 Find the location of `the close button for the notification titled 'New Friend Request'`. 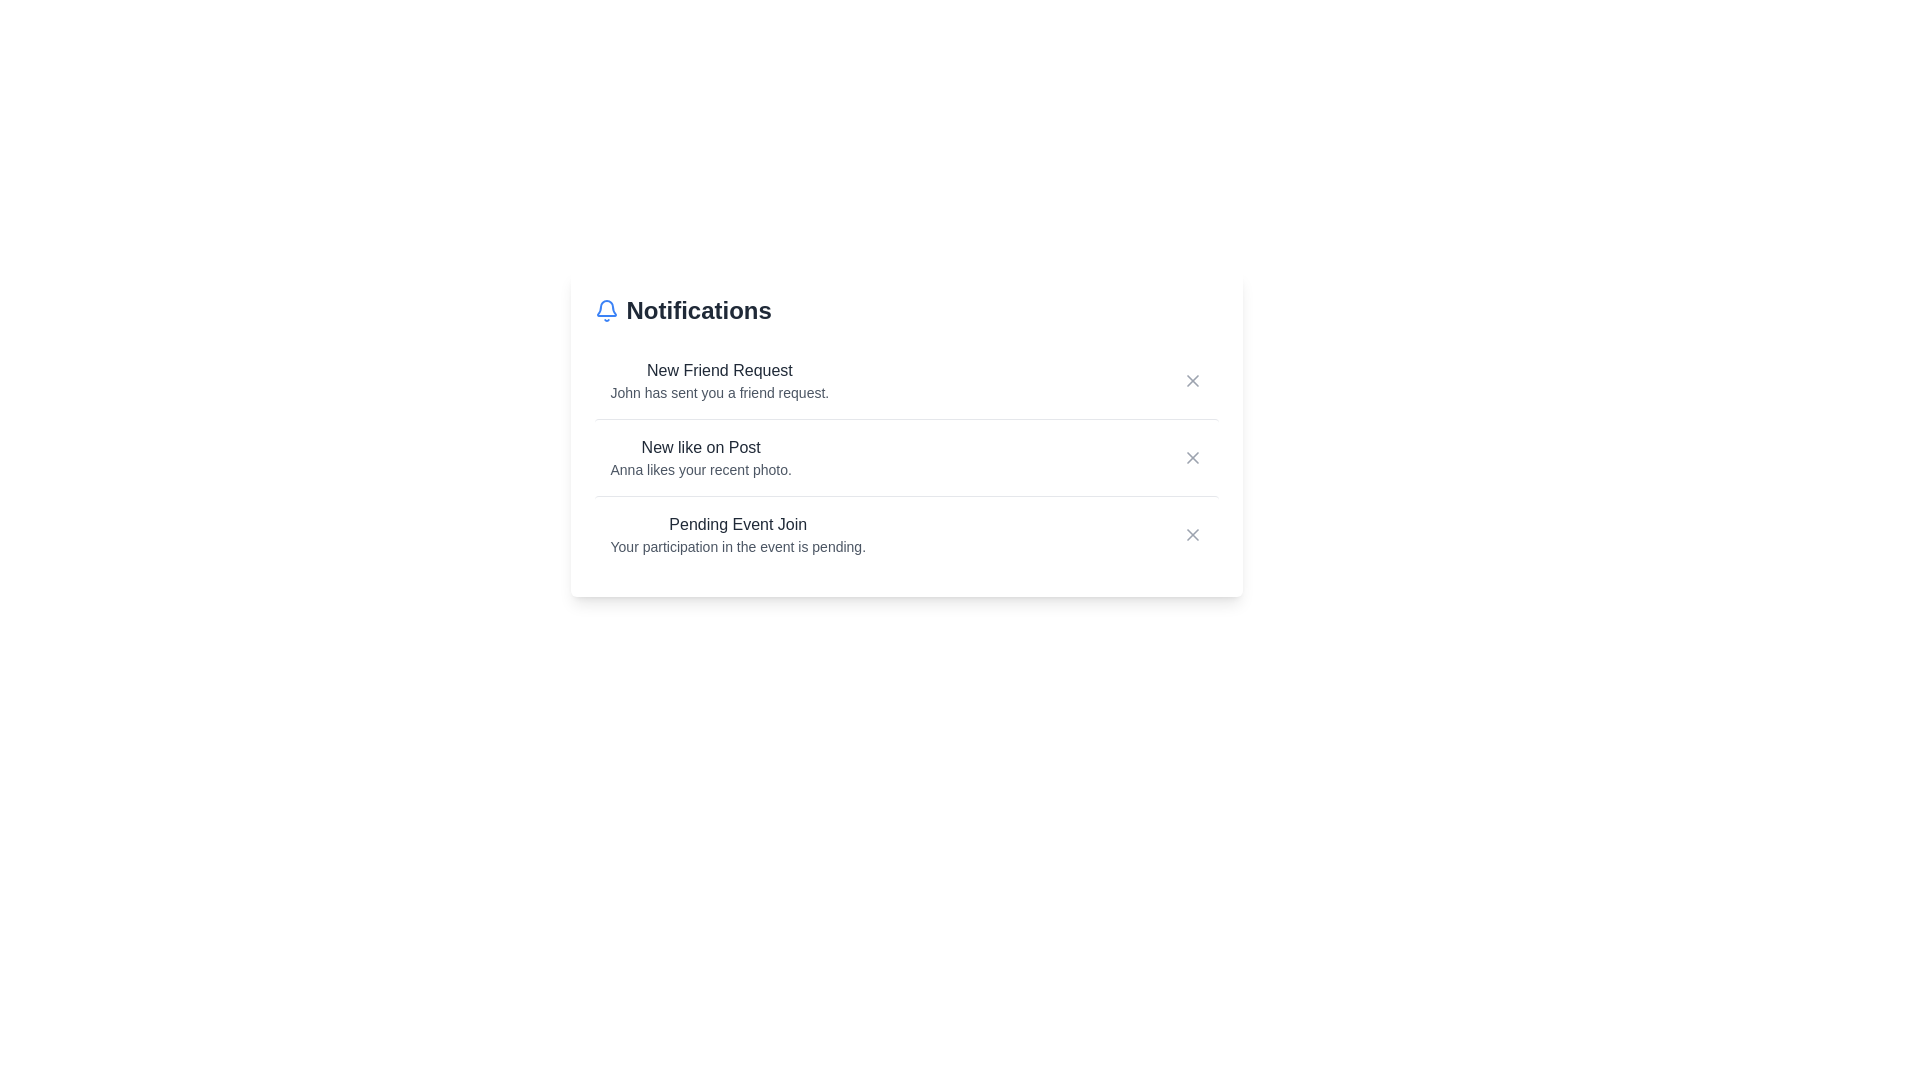

the close button for the notification titled 'New Friend Request' is located at coordinates (1192, 381).